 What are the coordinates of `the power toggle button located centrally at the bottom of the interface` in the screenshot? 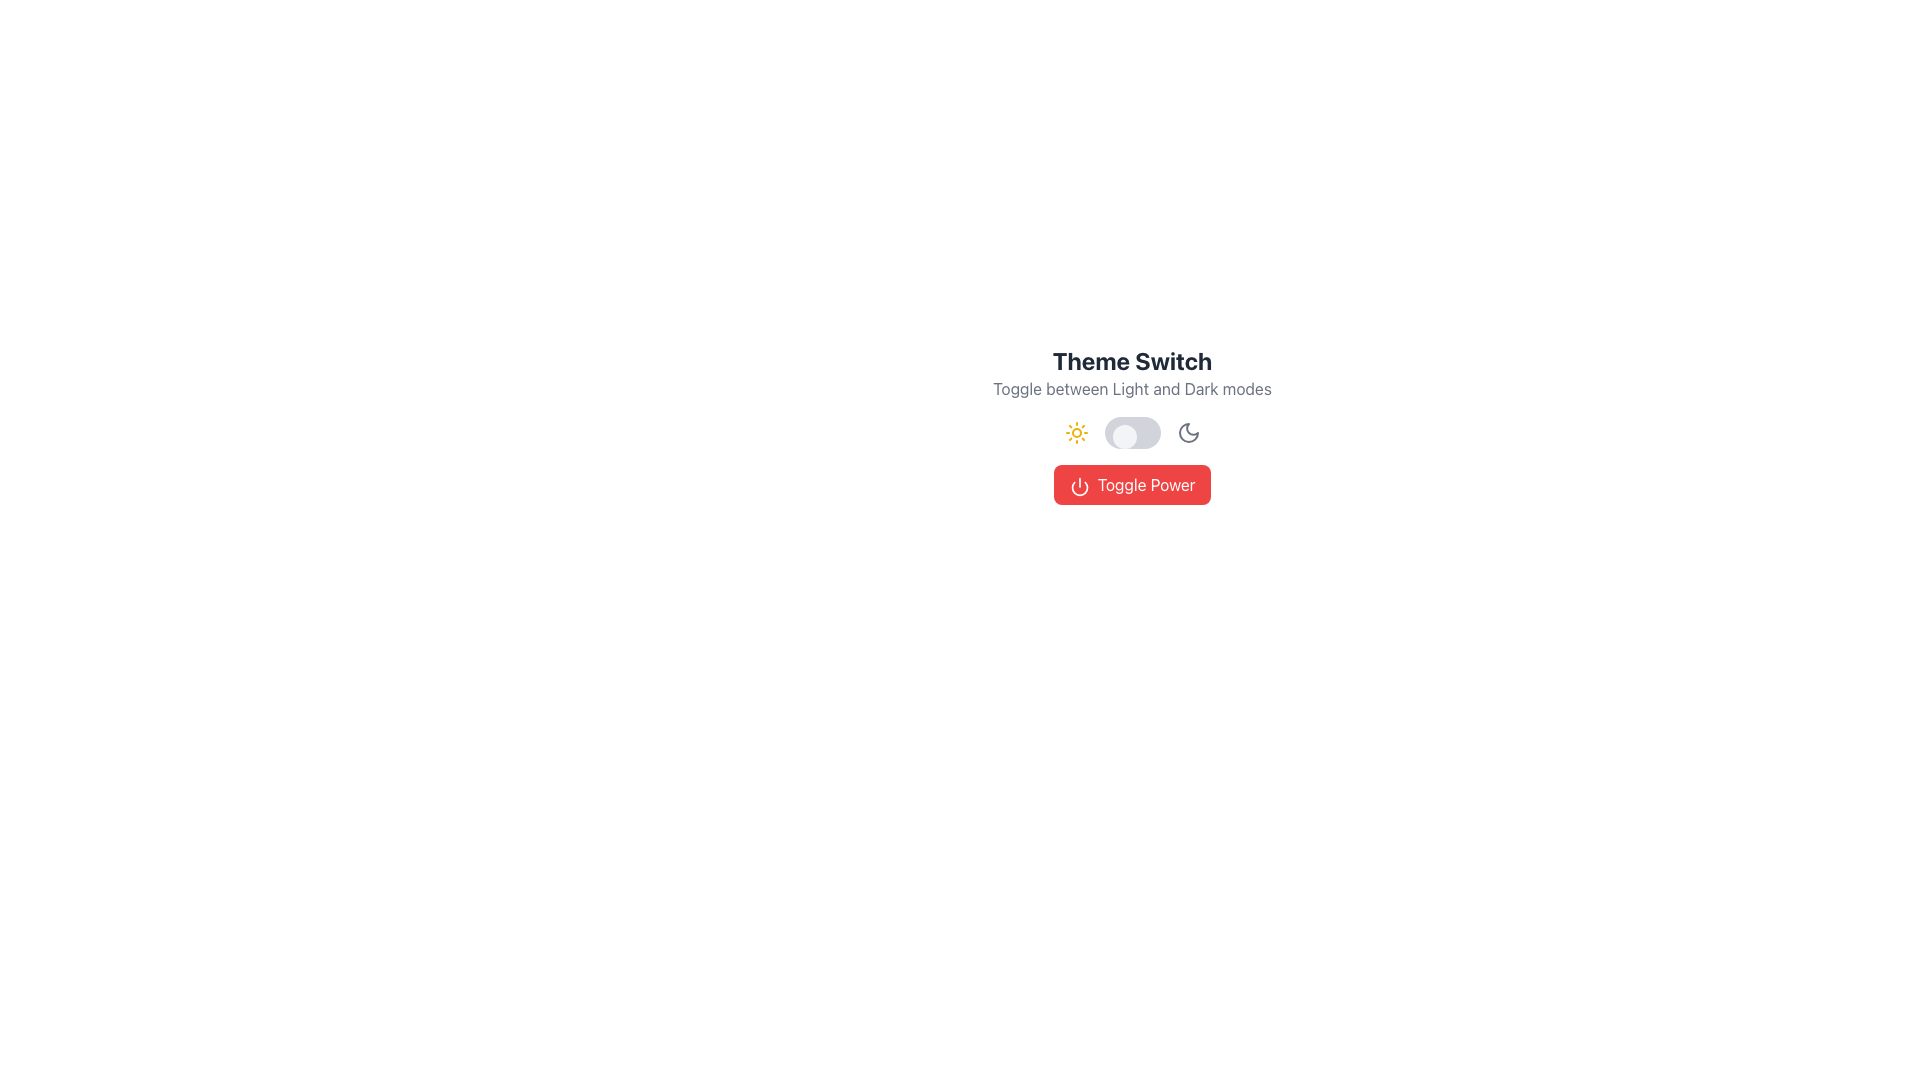 It's located at (1132, 485).